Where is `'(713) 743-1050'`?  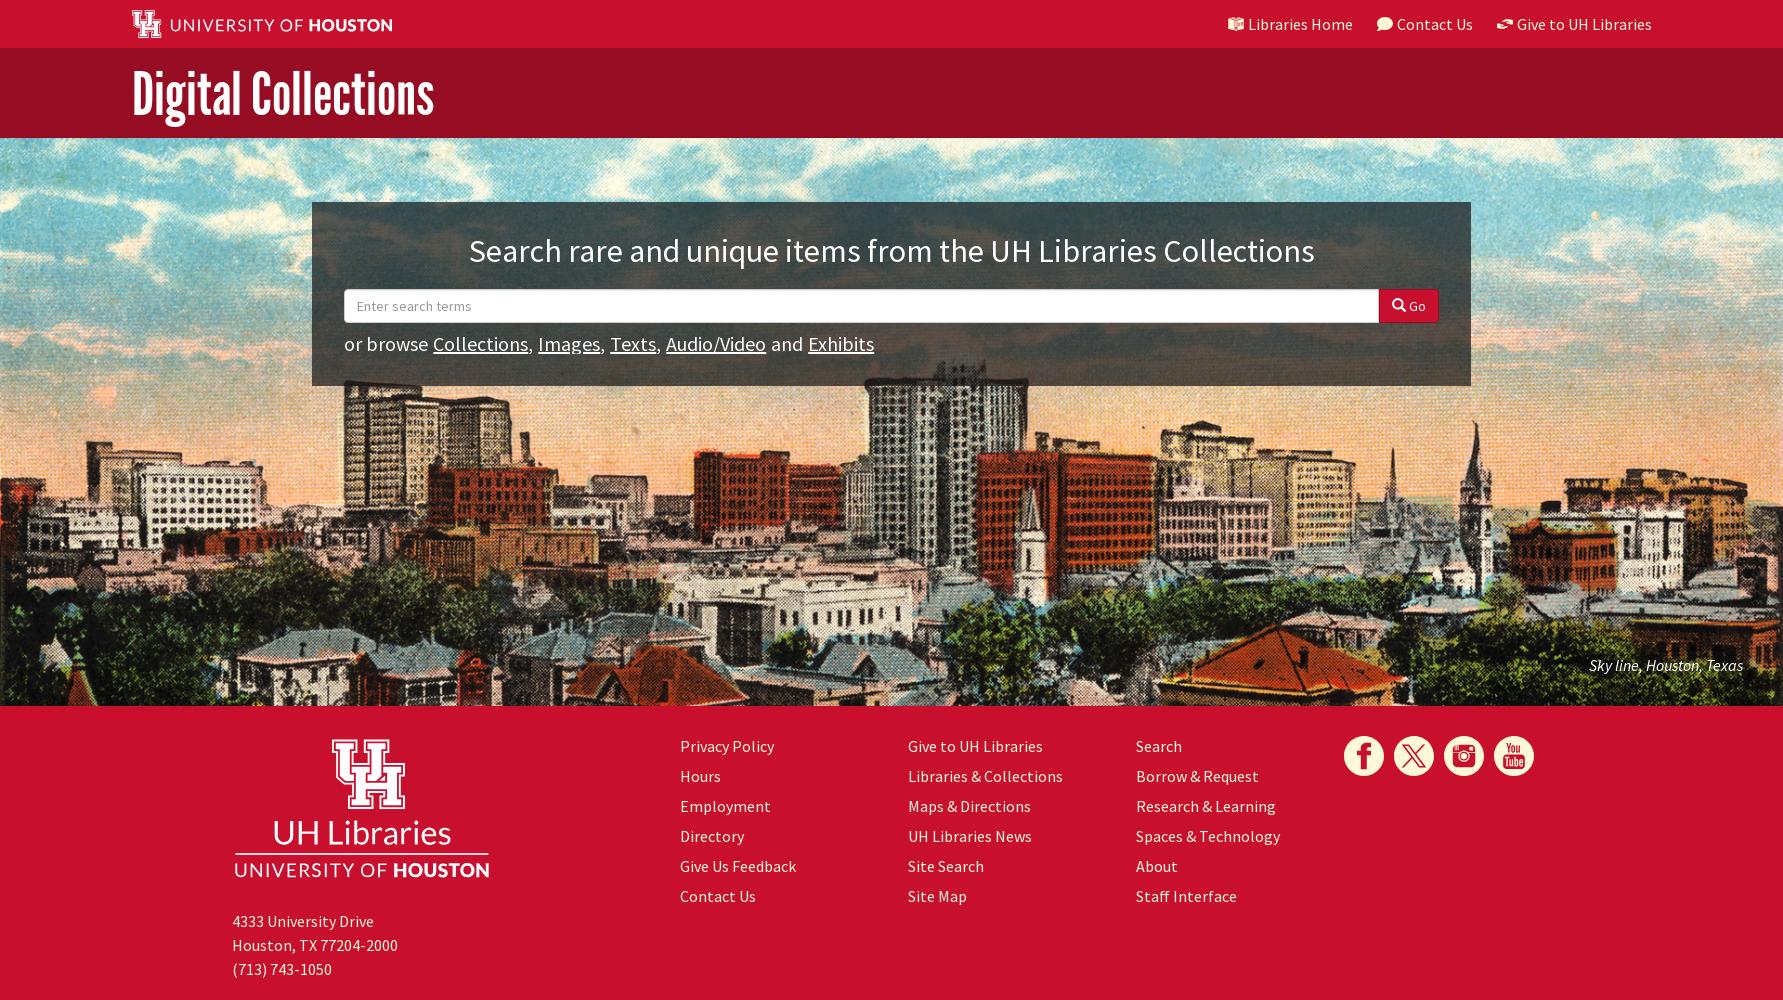
'(713) 743-1050' is located at coordinates (281, 967).